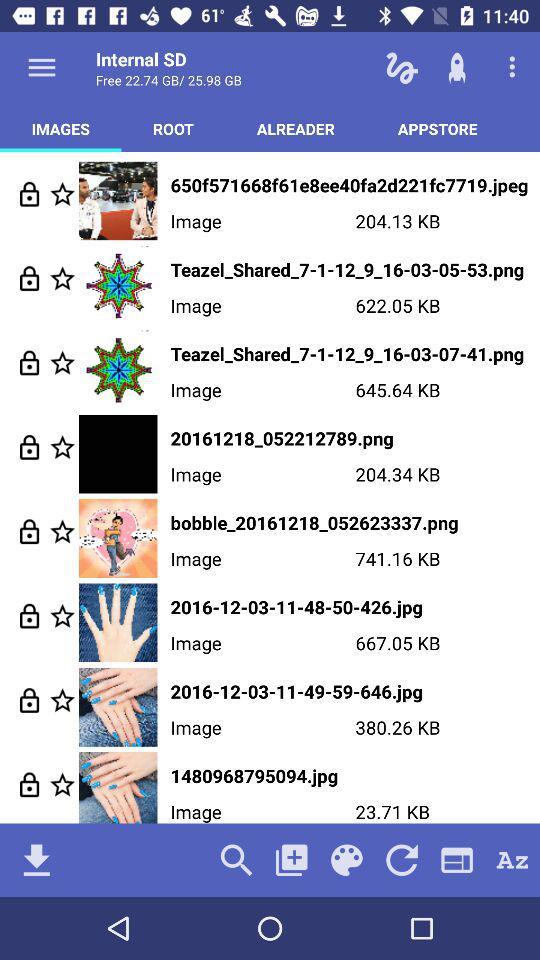 The width and height of the screenshot is (540, 960). Describe the element at coordinates (42, 67) in the screenshot. I see `open the options menu` at that location.